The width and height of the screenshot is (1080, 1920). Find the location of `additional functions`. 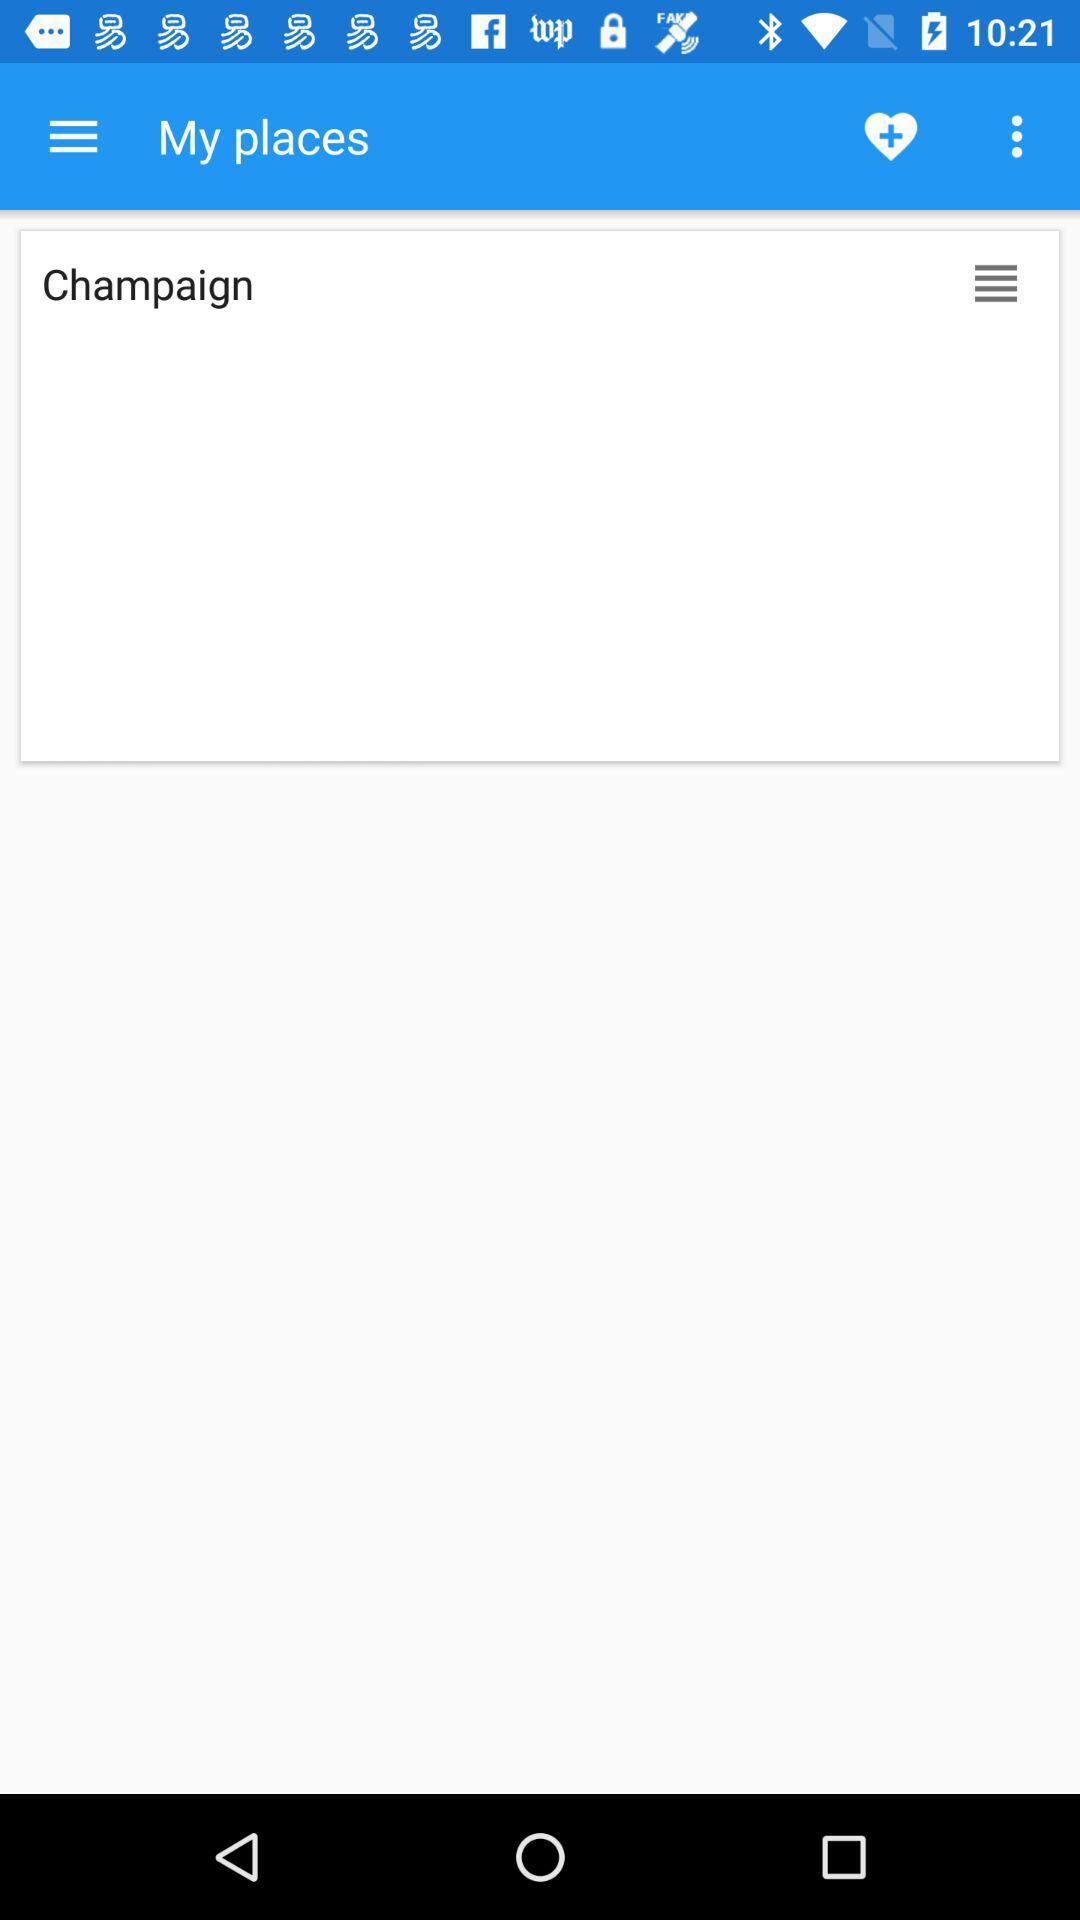

additional functions is located at coordinates (72, 135).